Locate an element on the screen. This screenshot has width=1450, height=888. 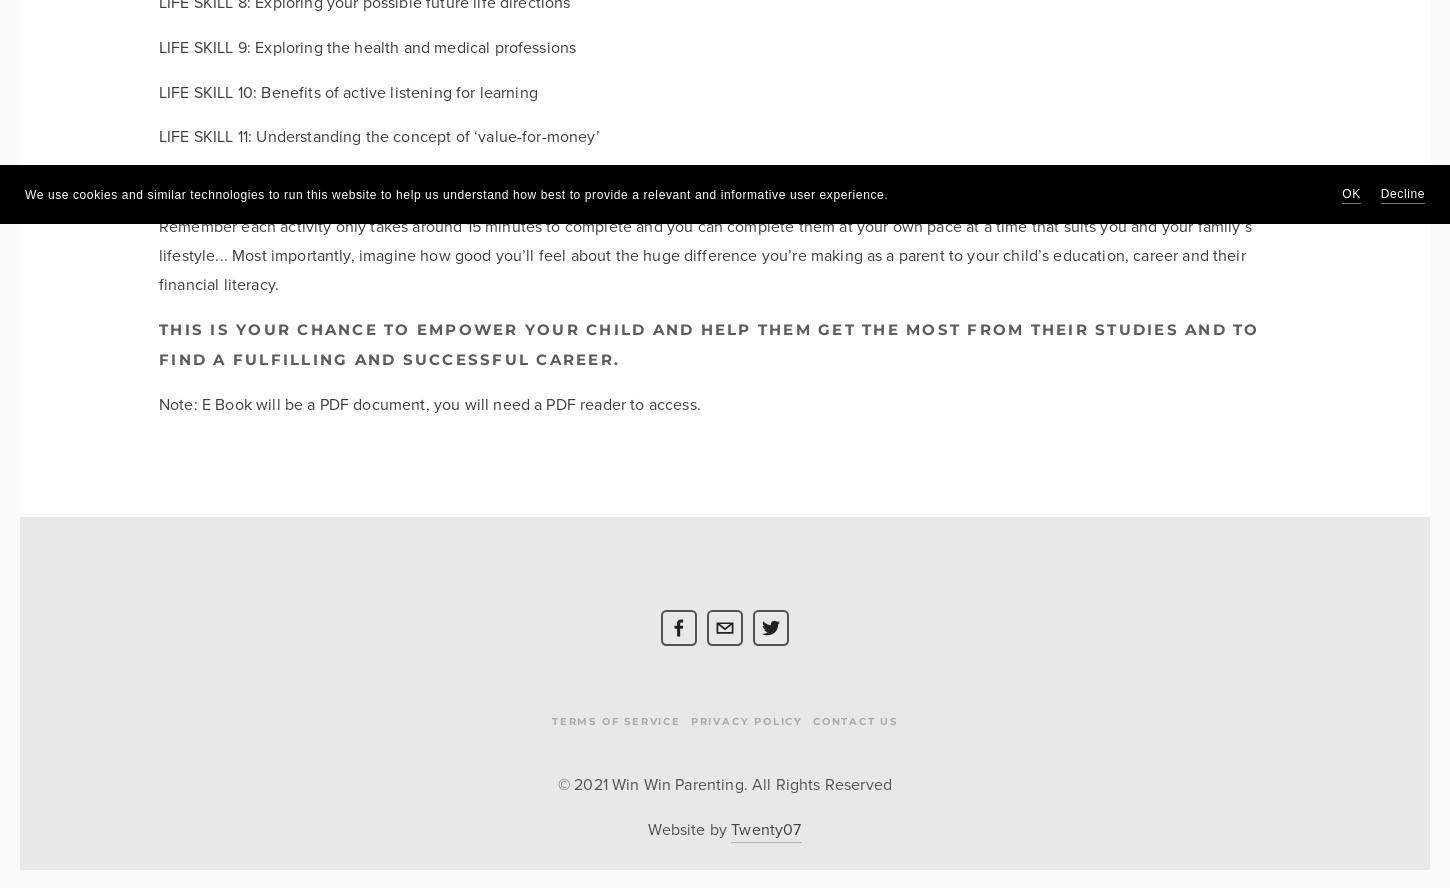
'Contact Us' is located at coordinates (854, 721).